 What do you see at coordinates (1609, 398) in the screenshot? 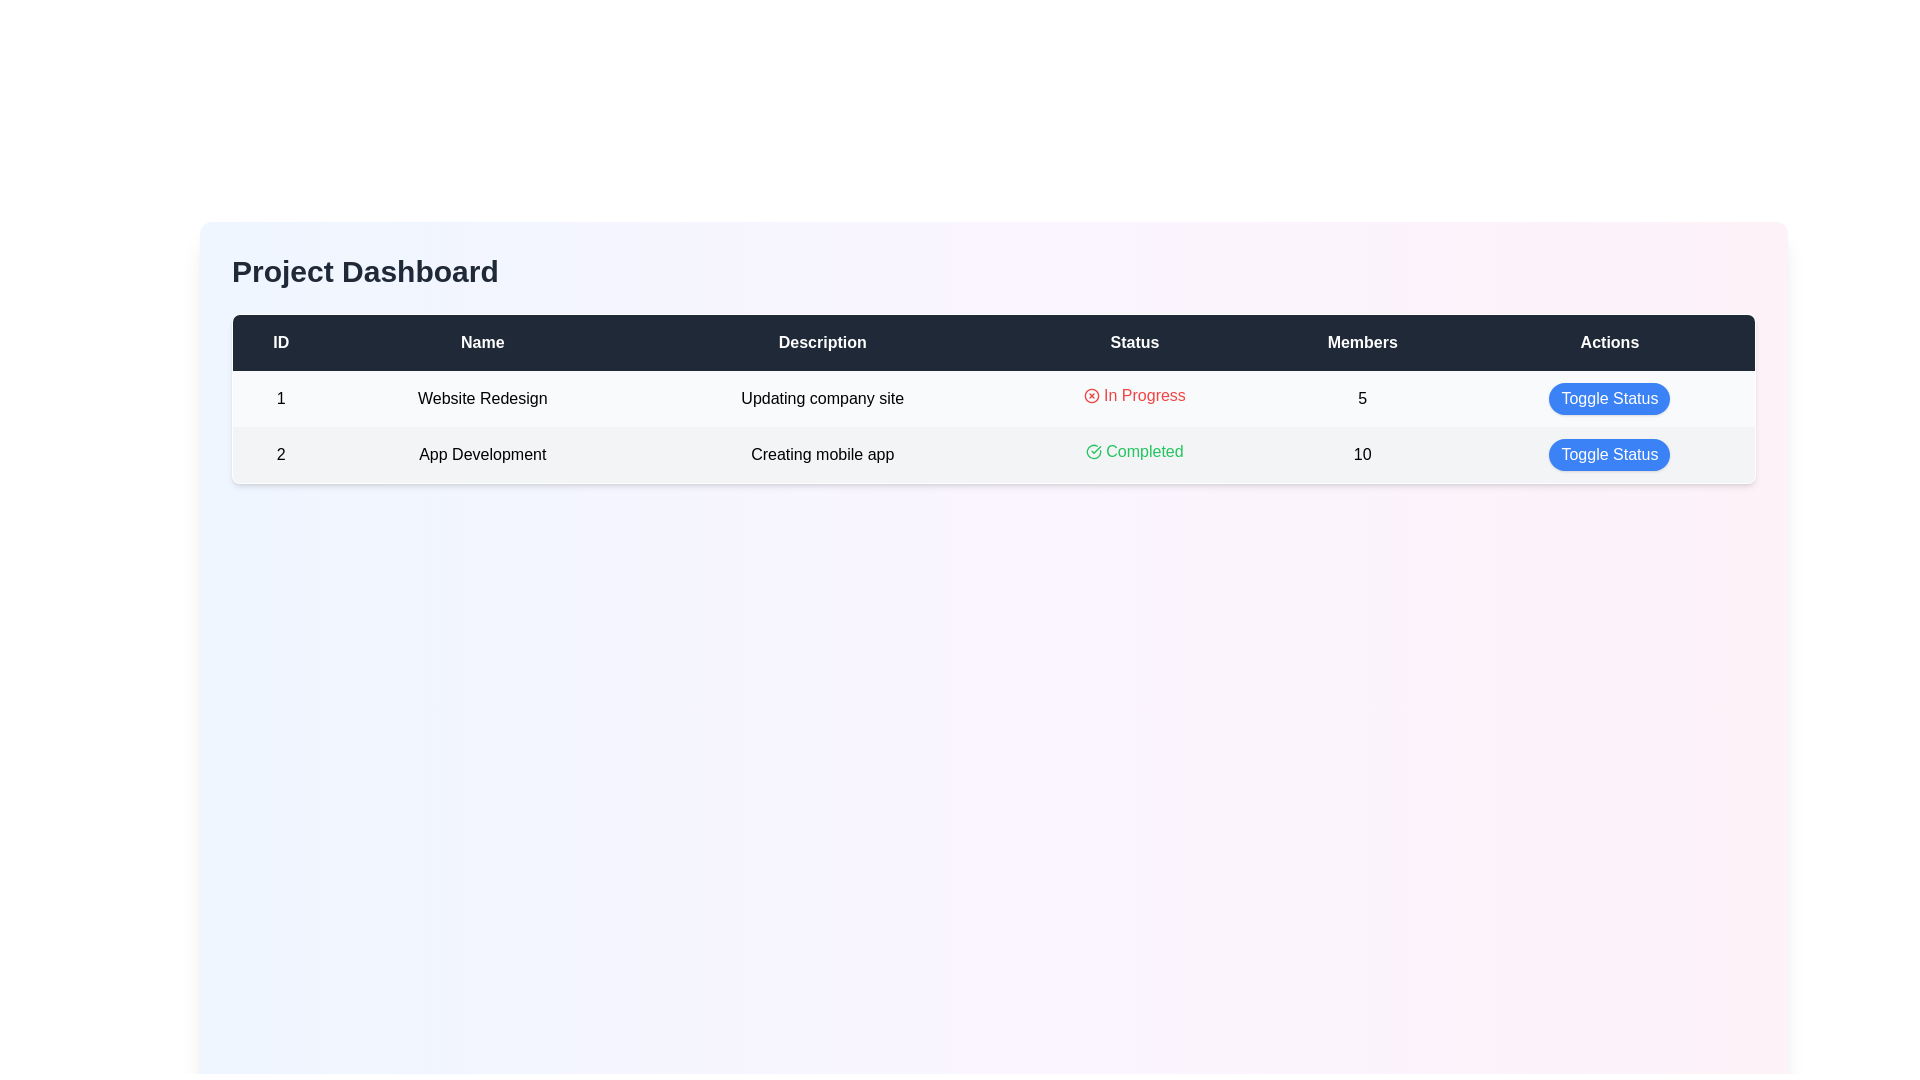
I see `the toggle button located in the fifth column of the first row under the 'Actions' heading` at bounding box center [1609, 398].